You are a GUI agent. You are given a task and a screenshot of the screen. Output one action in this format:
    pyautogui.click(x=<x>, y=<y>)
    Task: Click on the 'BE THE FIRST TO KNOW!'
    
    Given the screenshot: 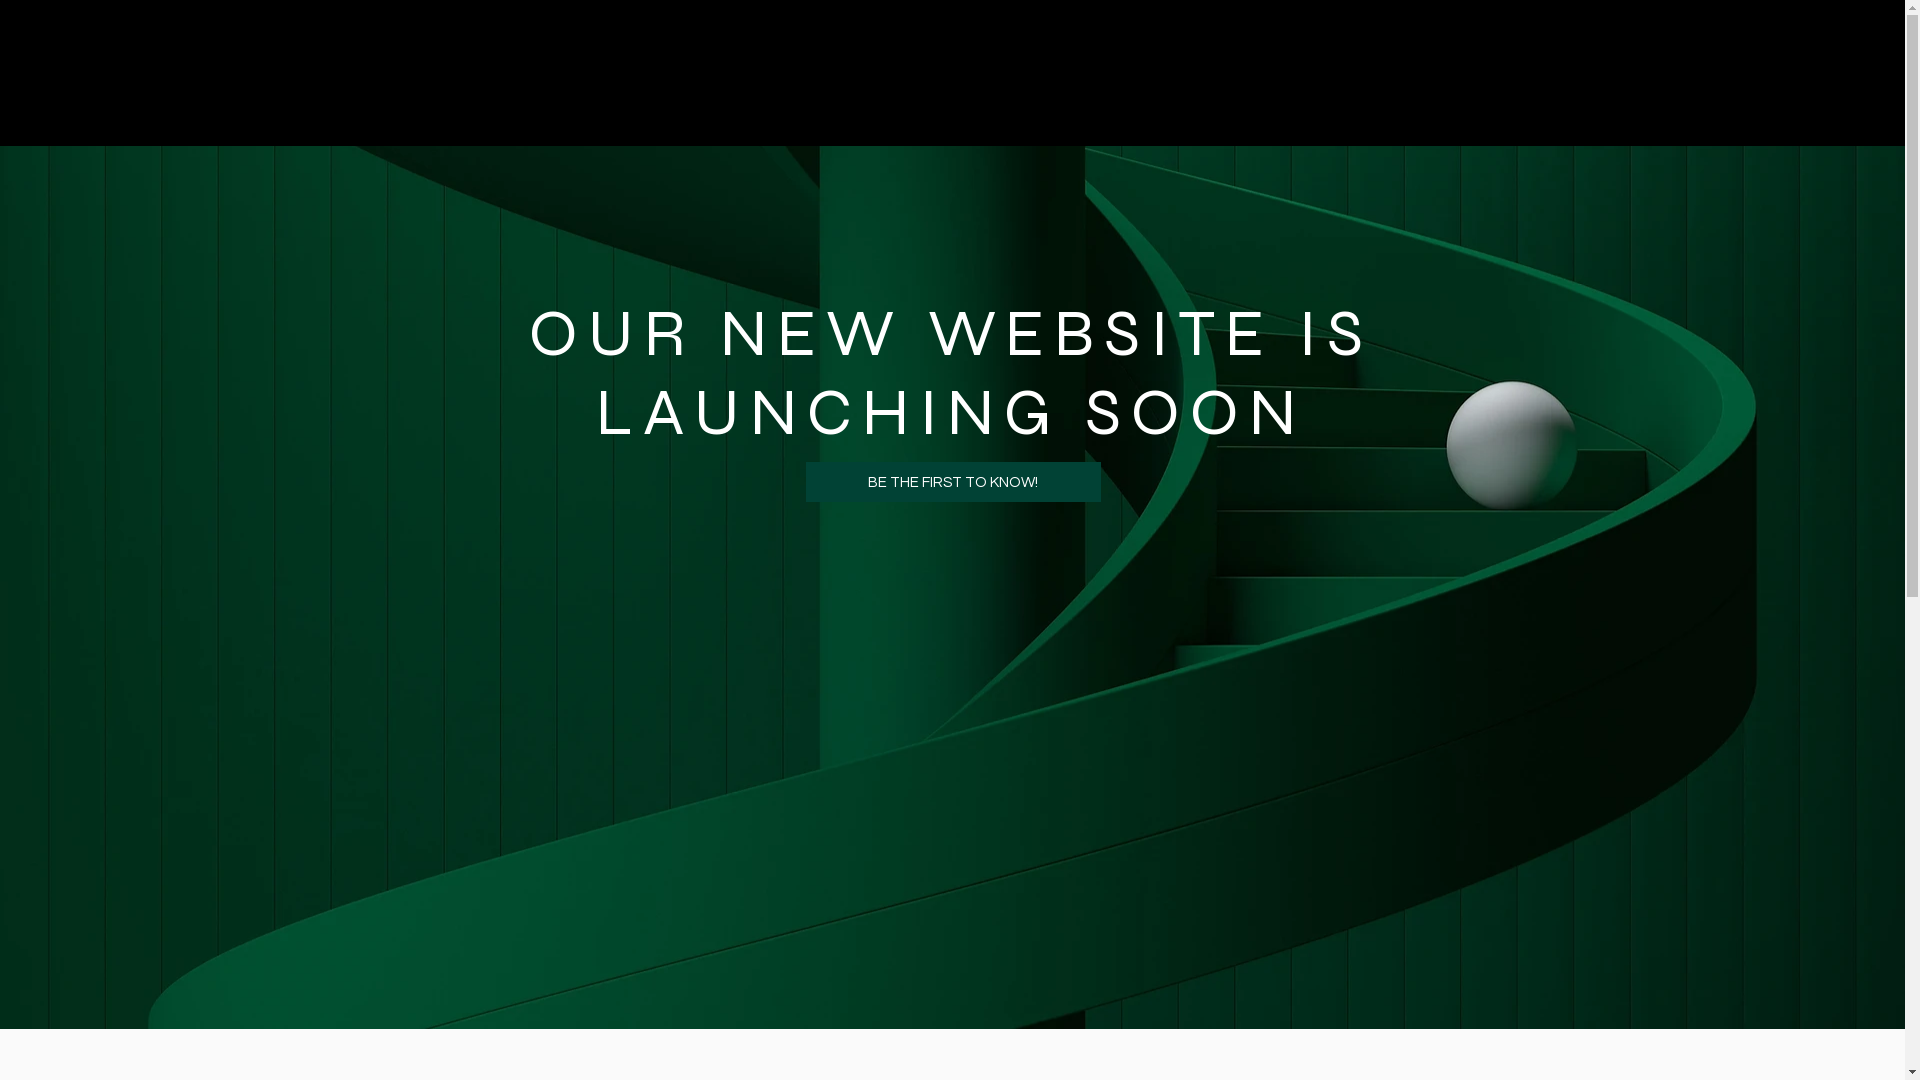 What is the action you would take?
    pyautogui.click(x=952, y=482)
    